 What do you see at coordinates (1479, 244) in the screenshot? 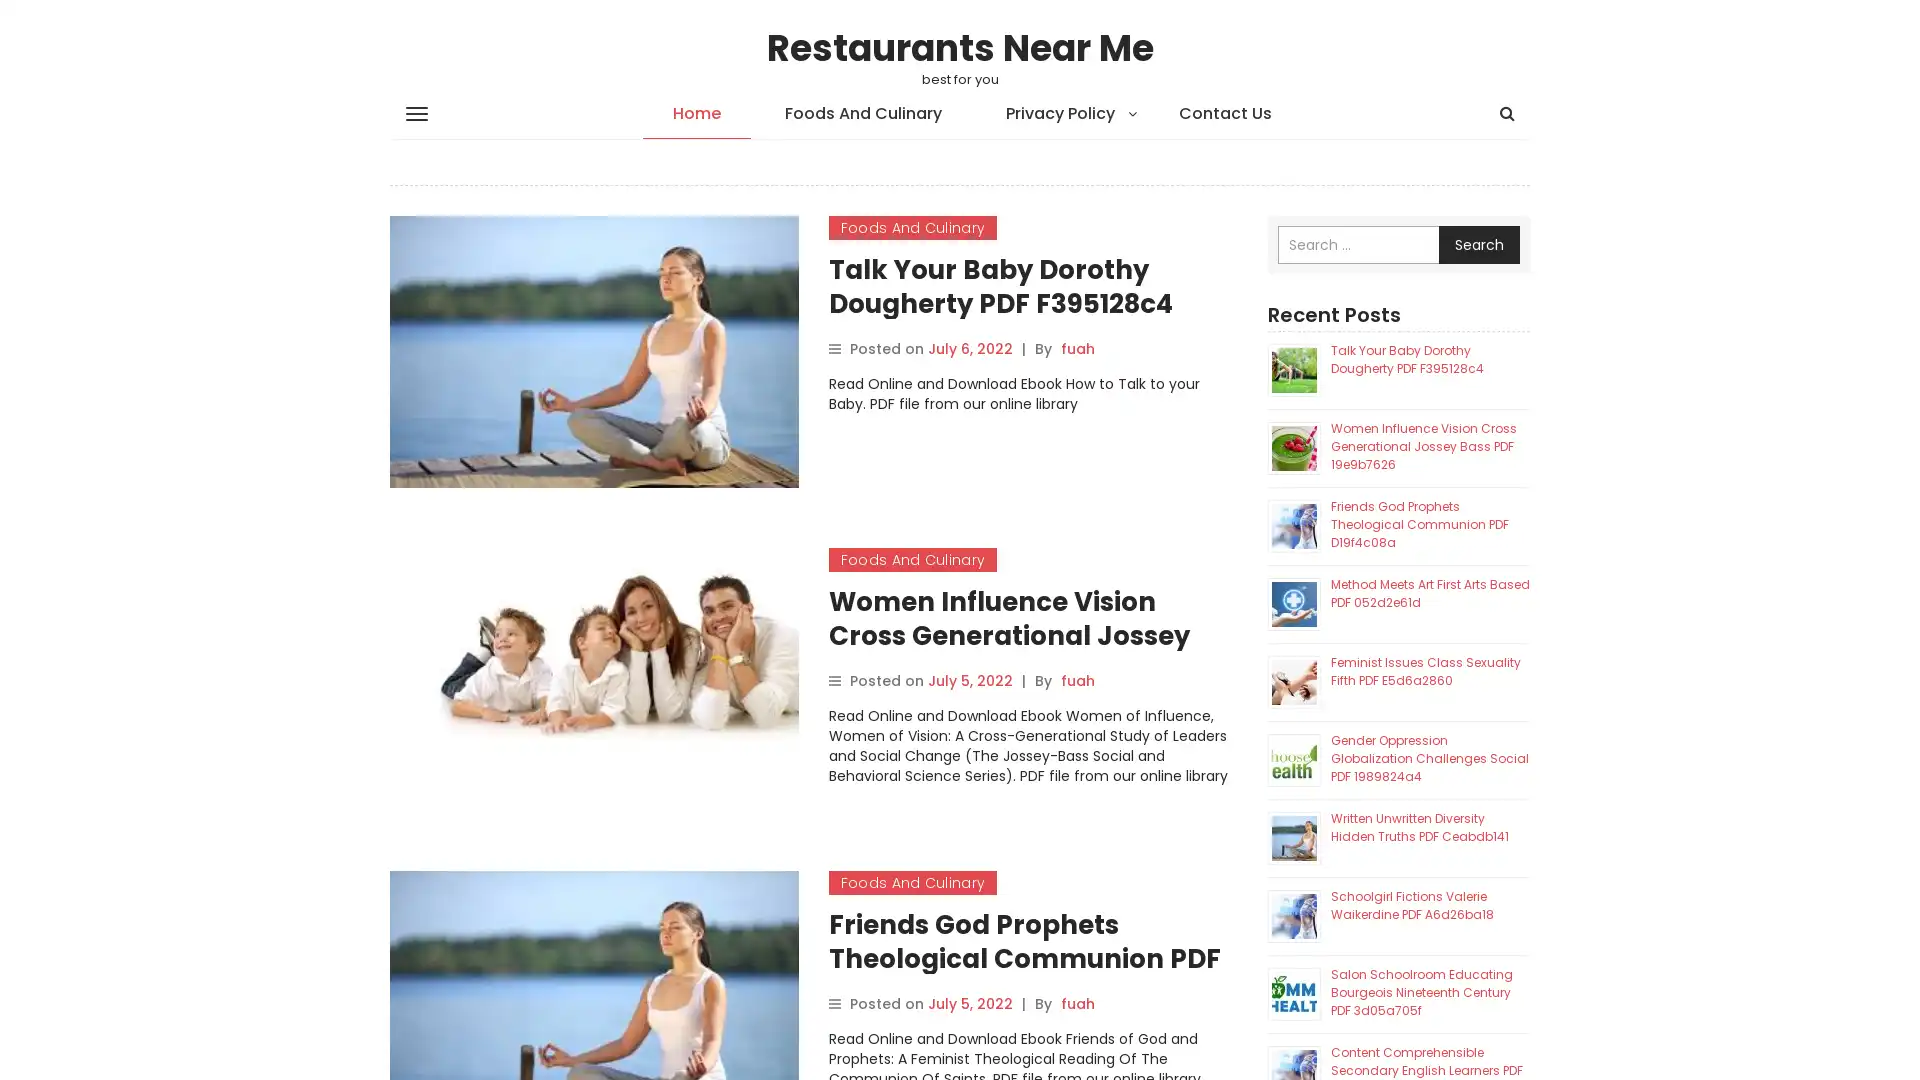
I see `Search` at bounding box center [1479, 244].